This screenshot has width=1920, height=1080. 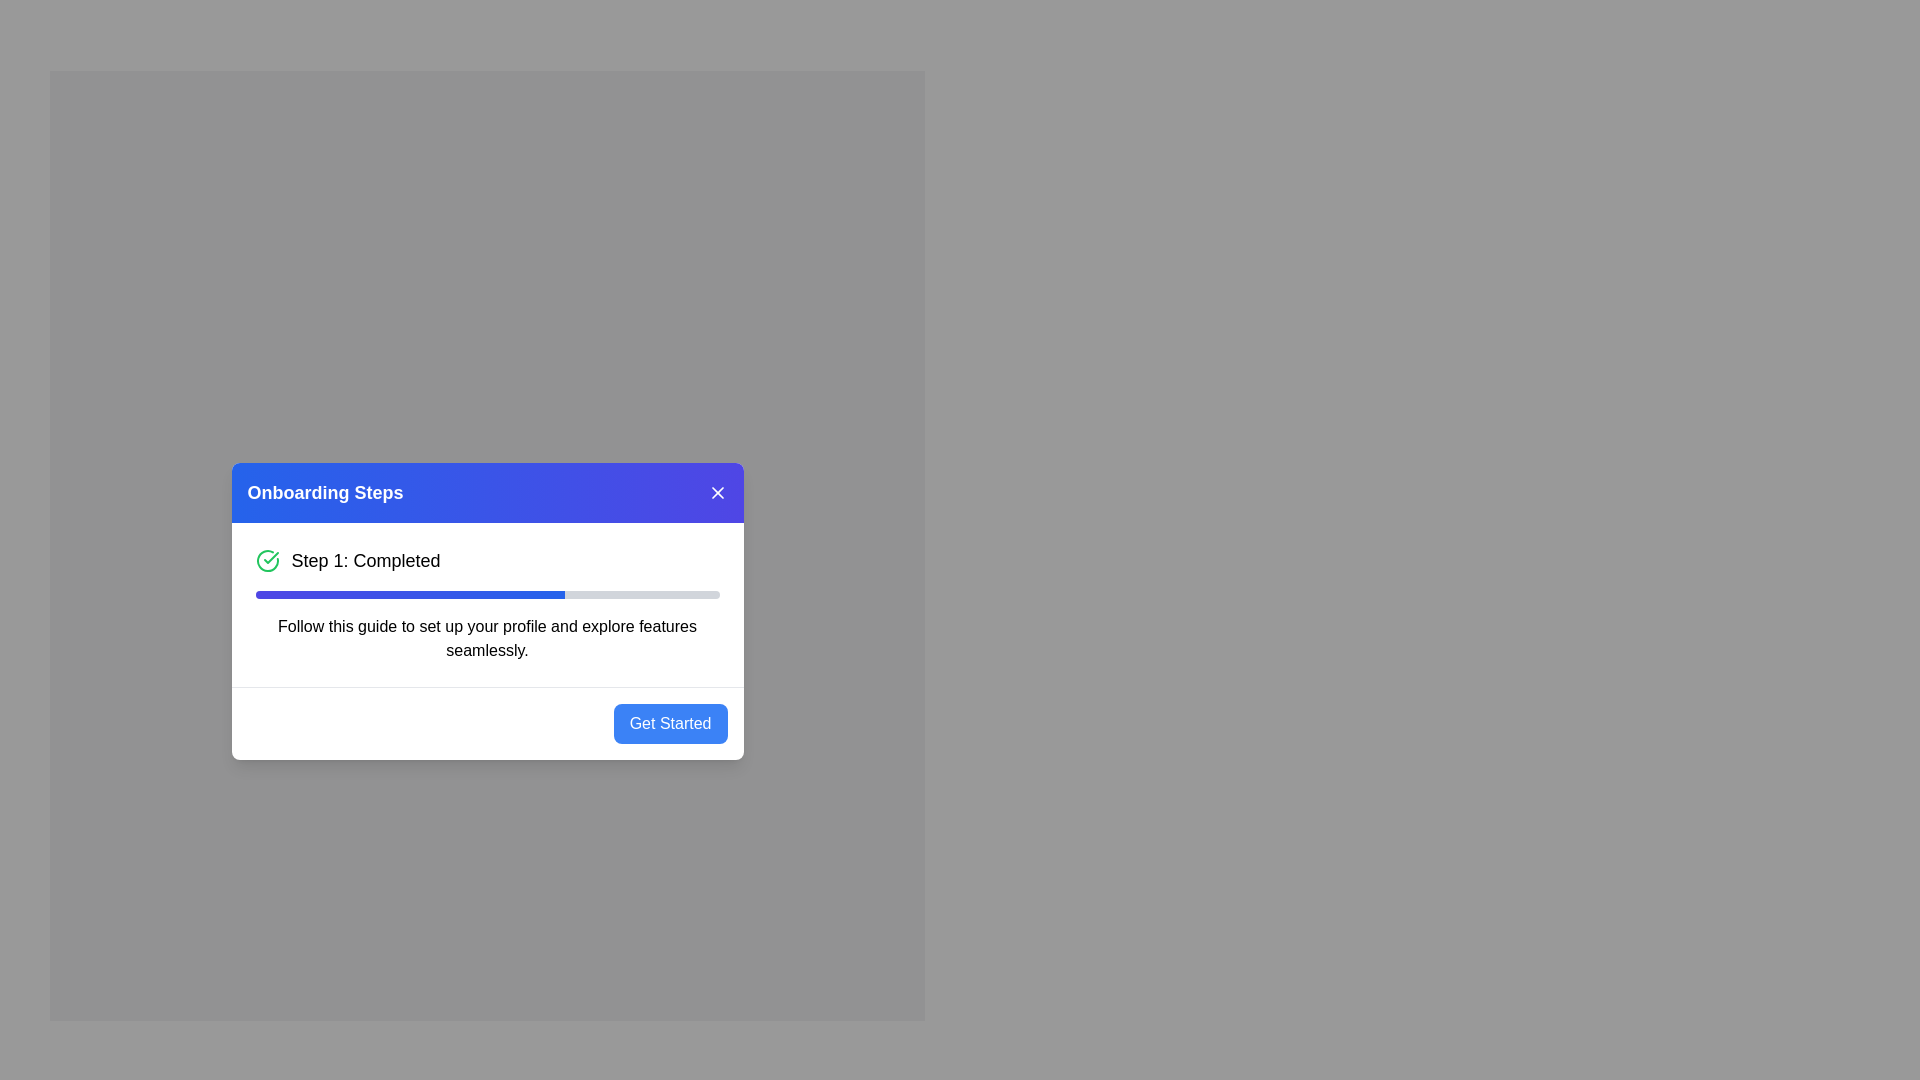 I want to click on the circular icon depicting a checkmark with a green outline, located to the far left of the 'Step 1: Completed' section, so click(x=266, y=560).